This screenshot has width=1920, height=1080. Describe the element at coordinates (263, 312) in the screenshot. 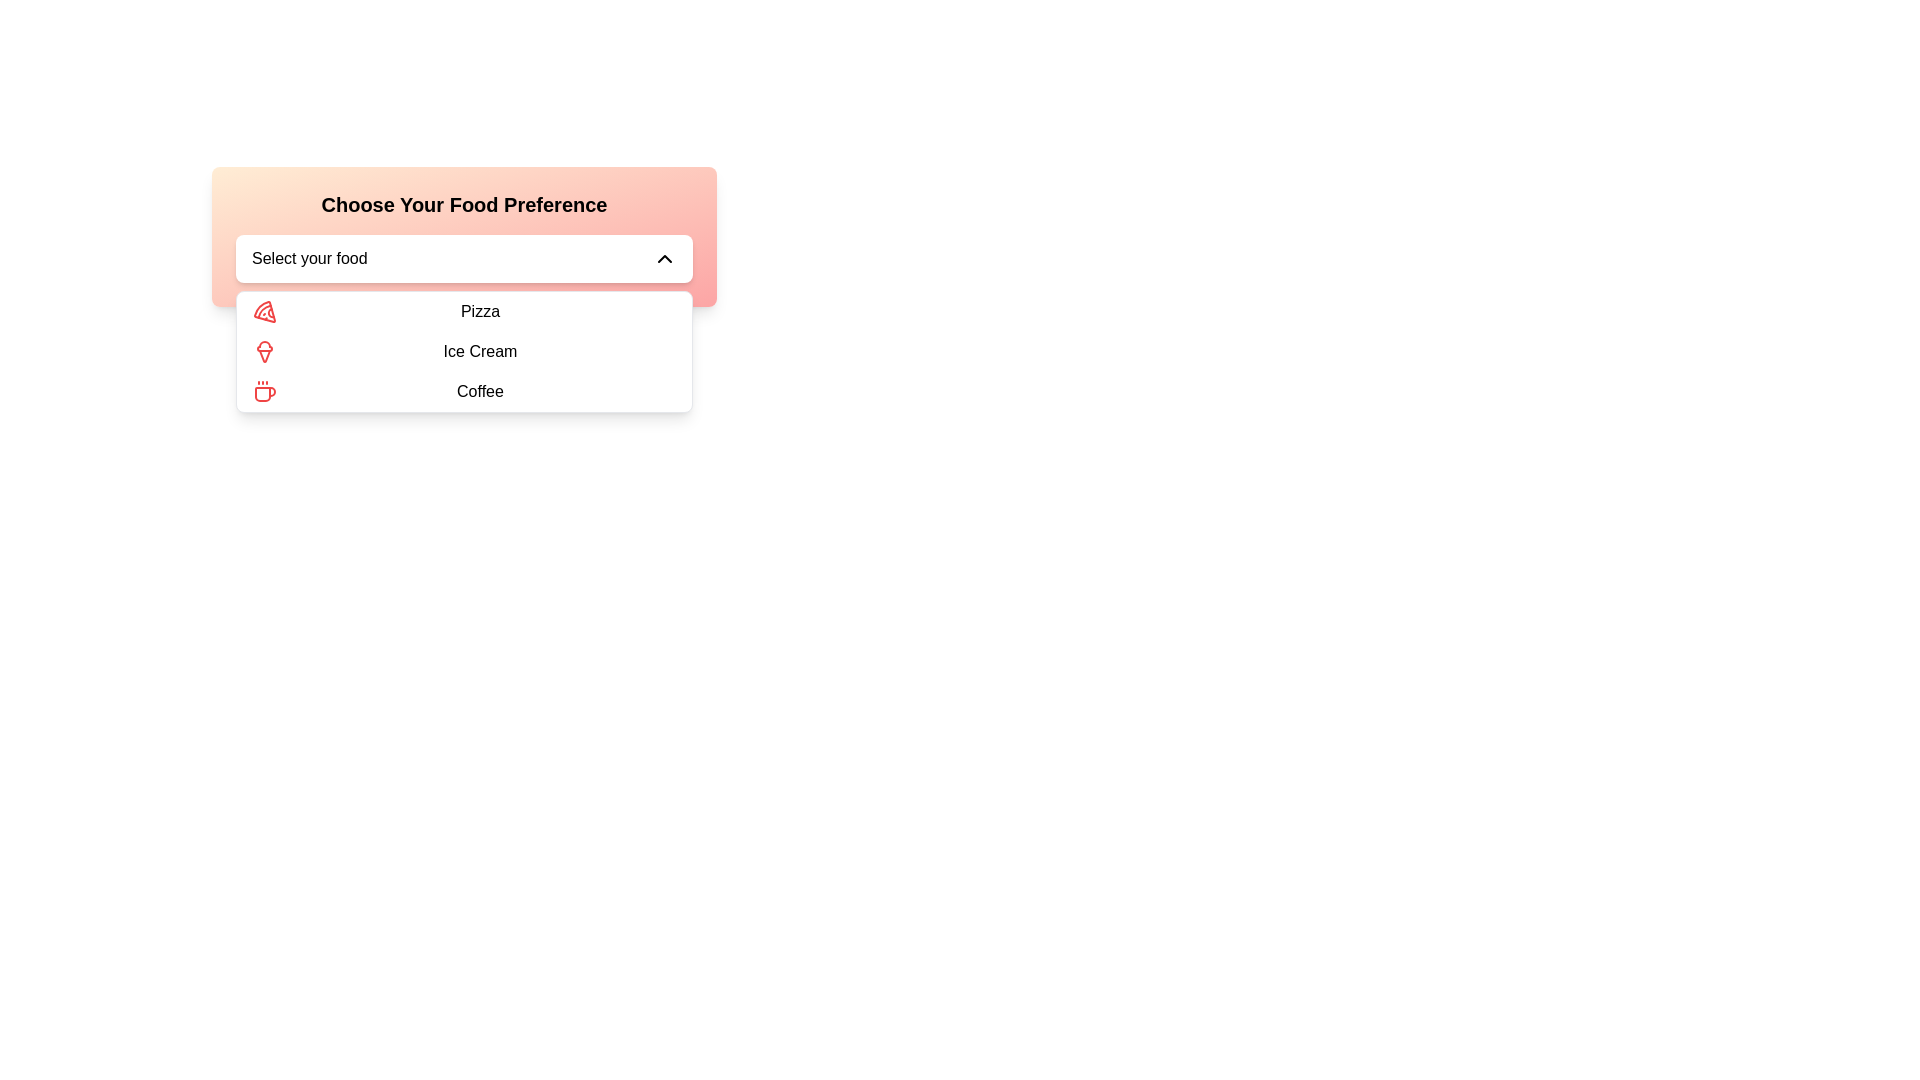

I see `the list item labeled 'Pizza' in the dropdown menu titled 'Choose Your Food Preference'` at that location.